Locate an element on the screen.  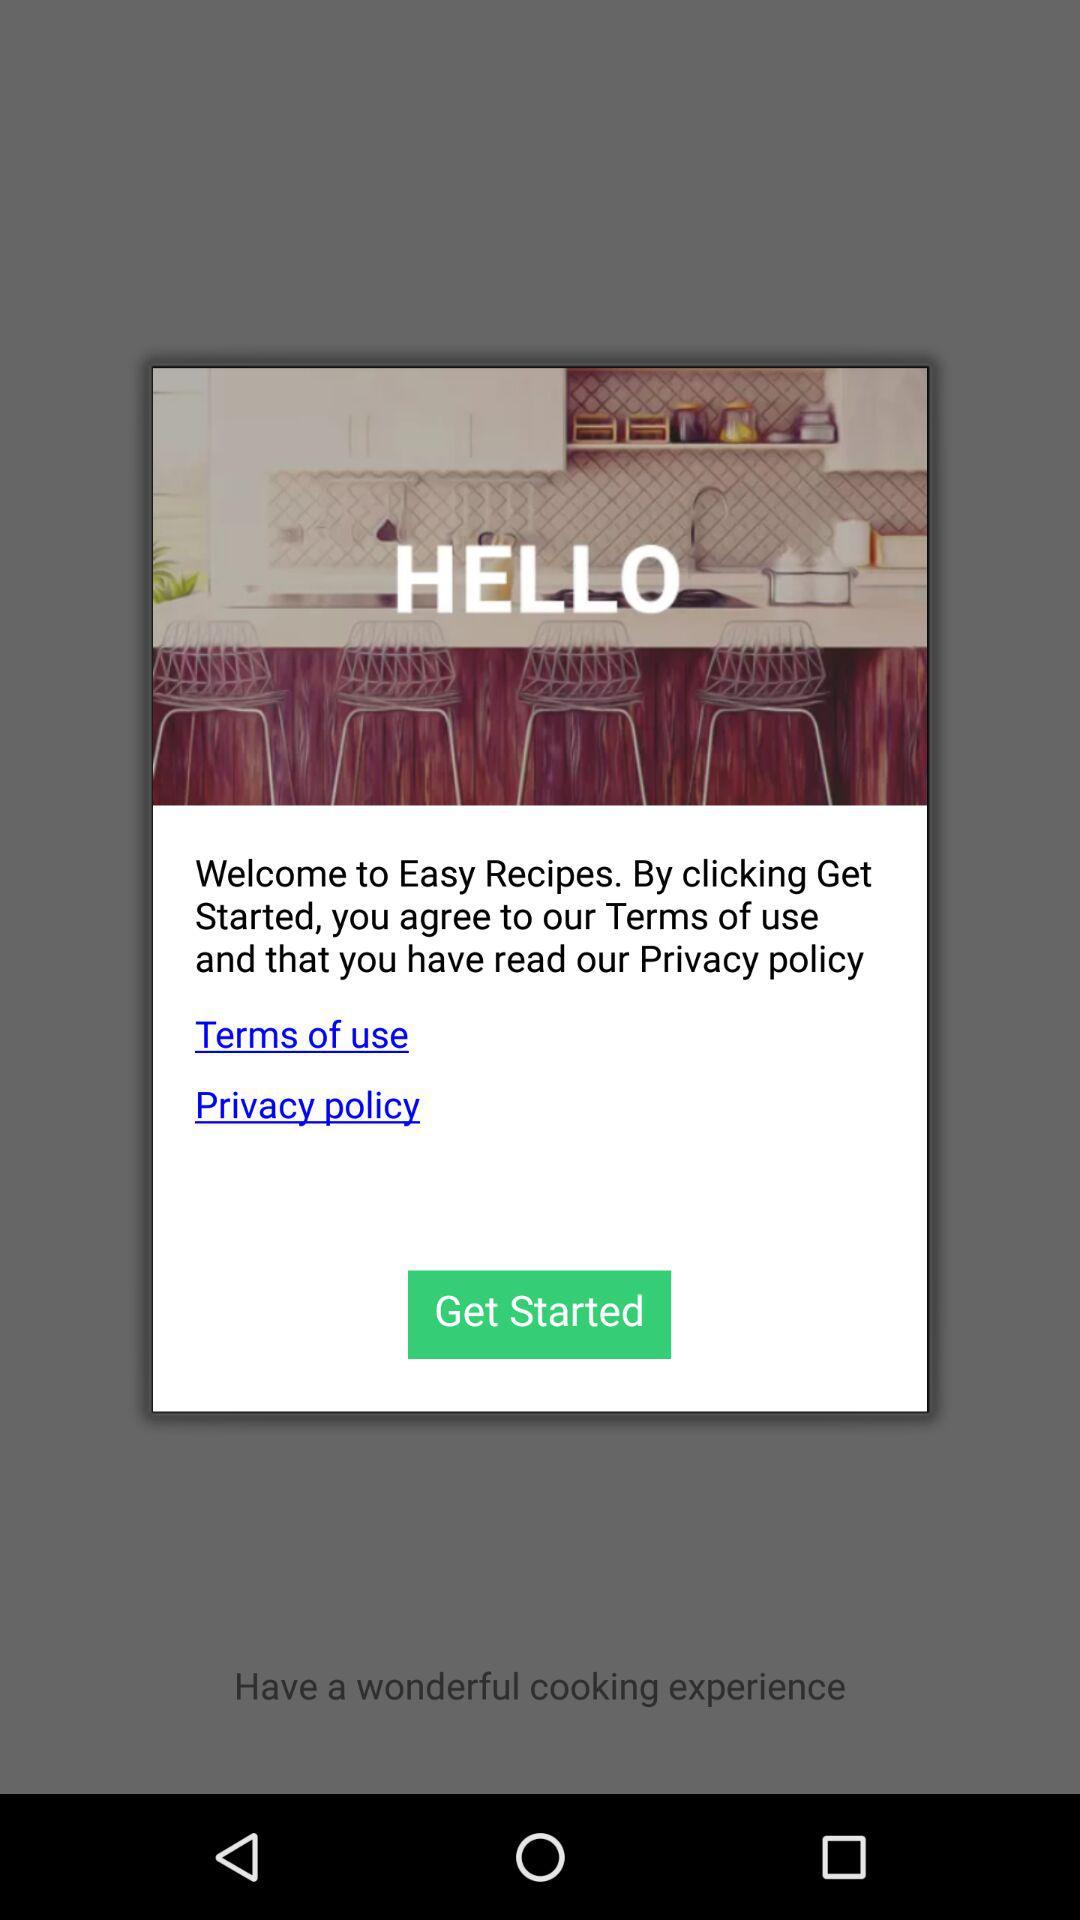
item above the welcome to easy is located at coordinates (540, 585).